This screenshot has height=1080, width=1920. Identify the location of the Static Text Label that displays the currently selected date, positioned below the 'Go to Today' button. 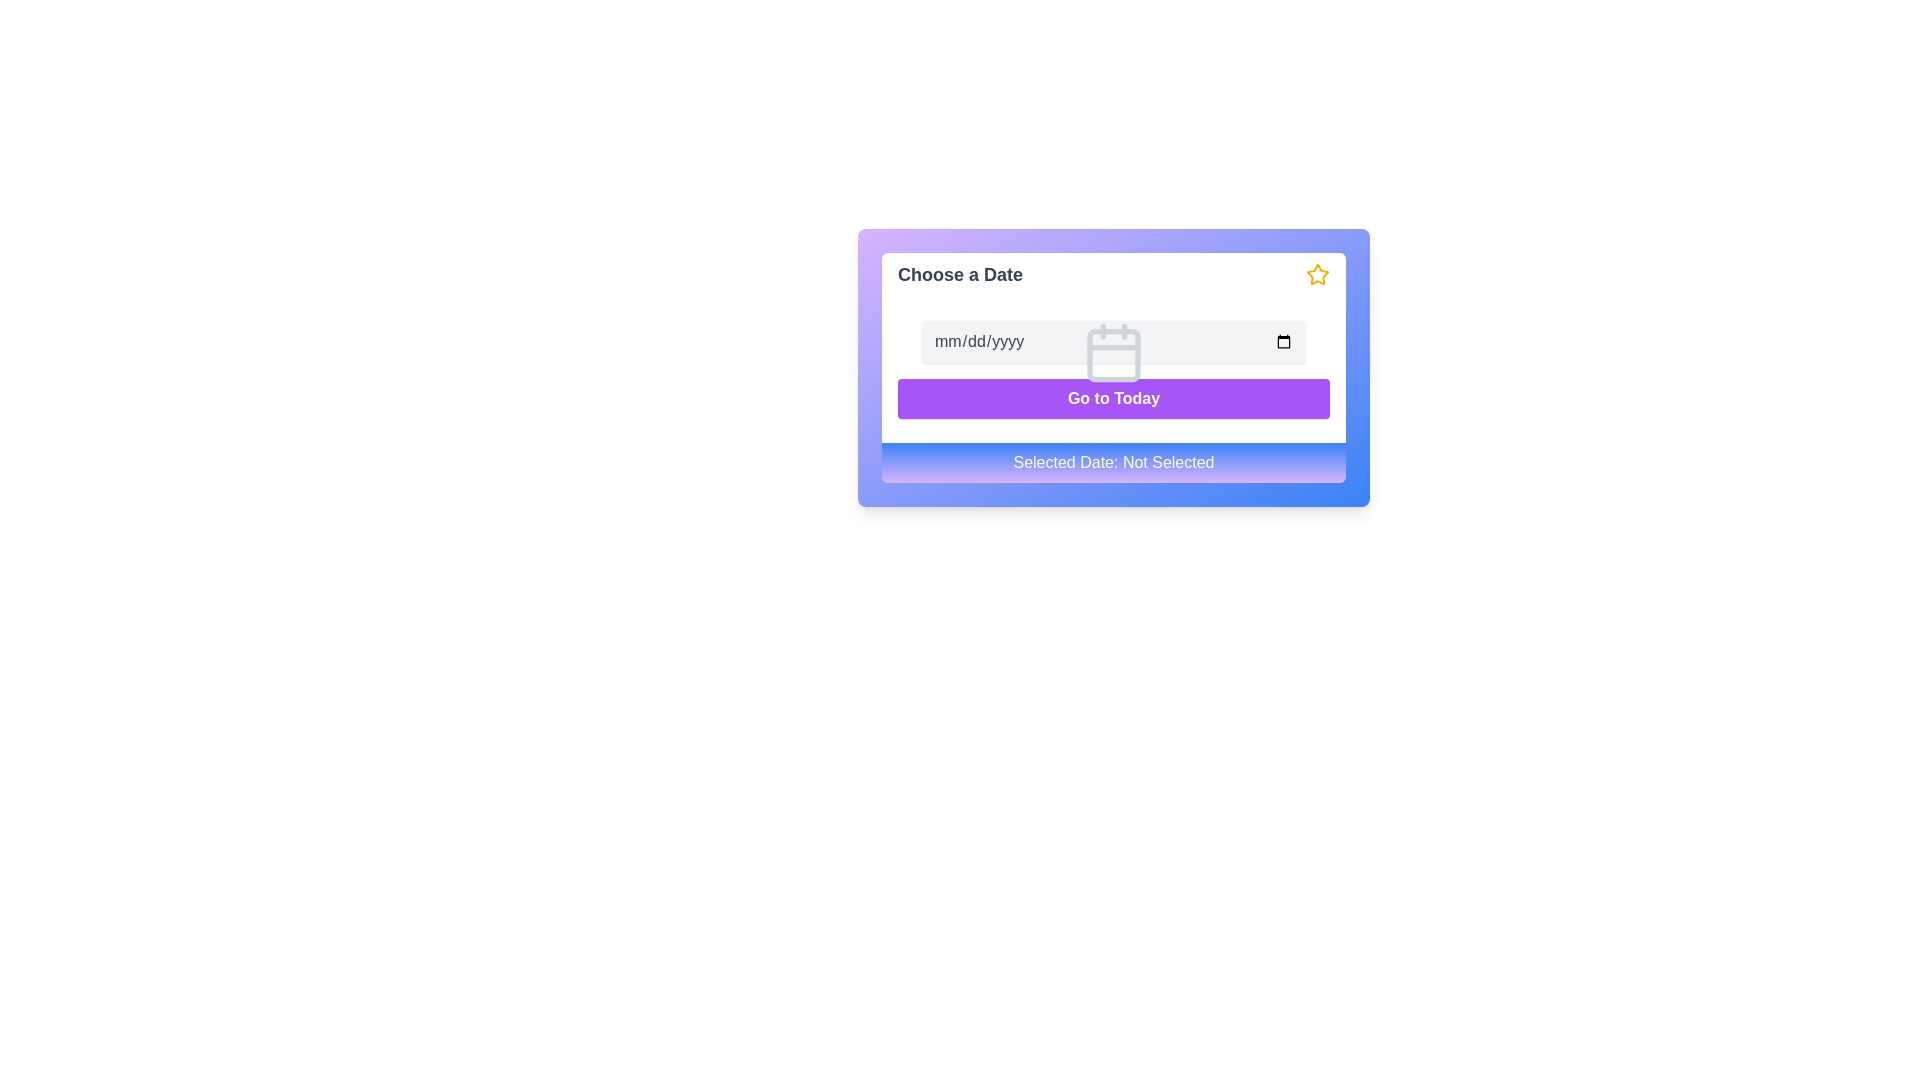
(1112, 462).